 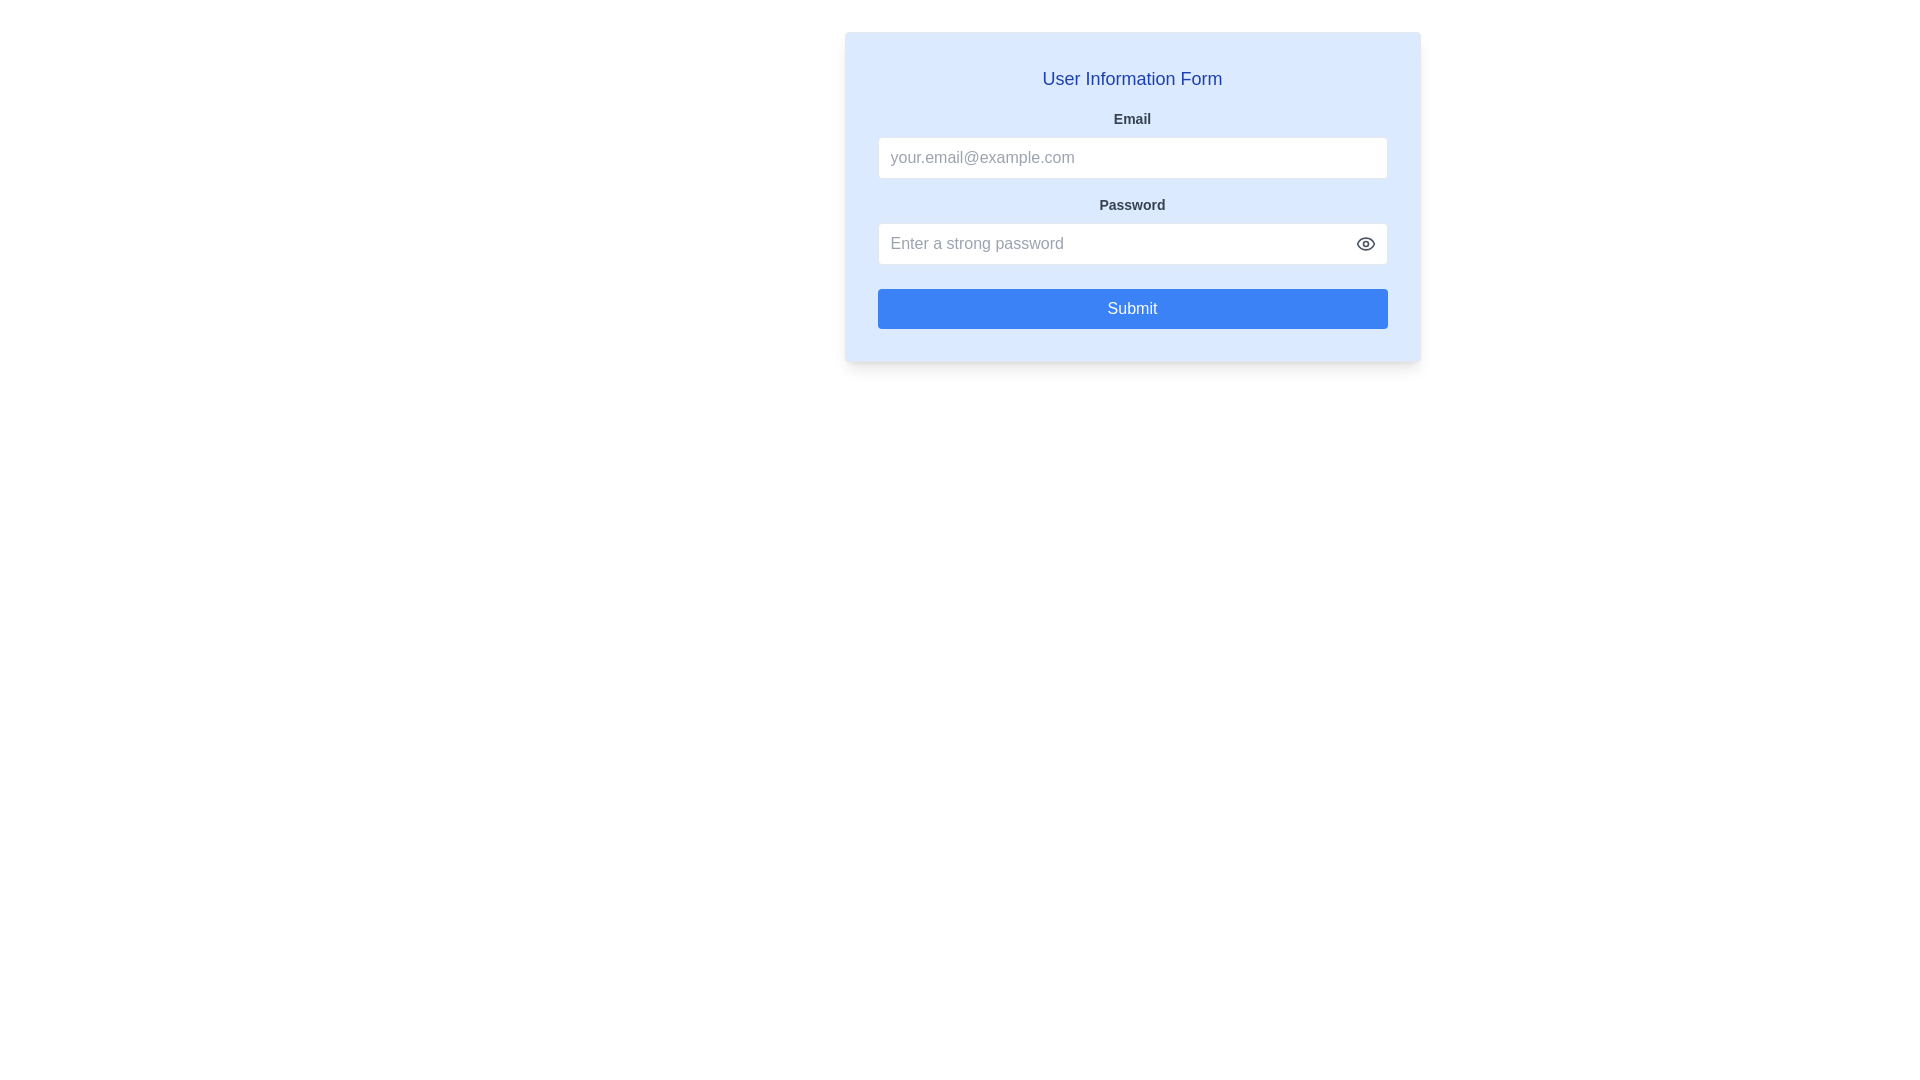 I want to click on the blue rectangular button with rounded corners labeled 'Submit' located at the bottom of the 'User Information Form', so click(x=1132, y=308).